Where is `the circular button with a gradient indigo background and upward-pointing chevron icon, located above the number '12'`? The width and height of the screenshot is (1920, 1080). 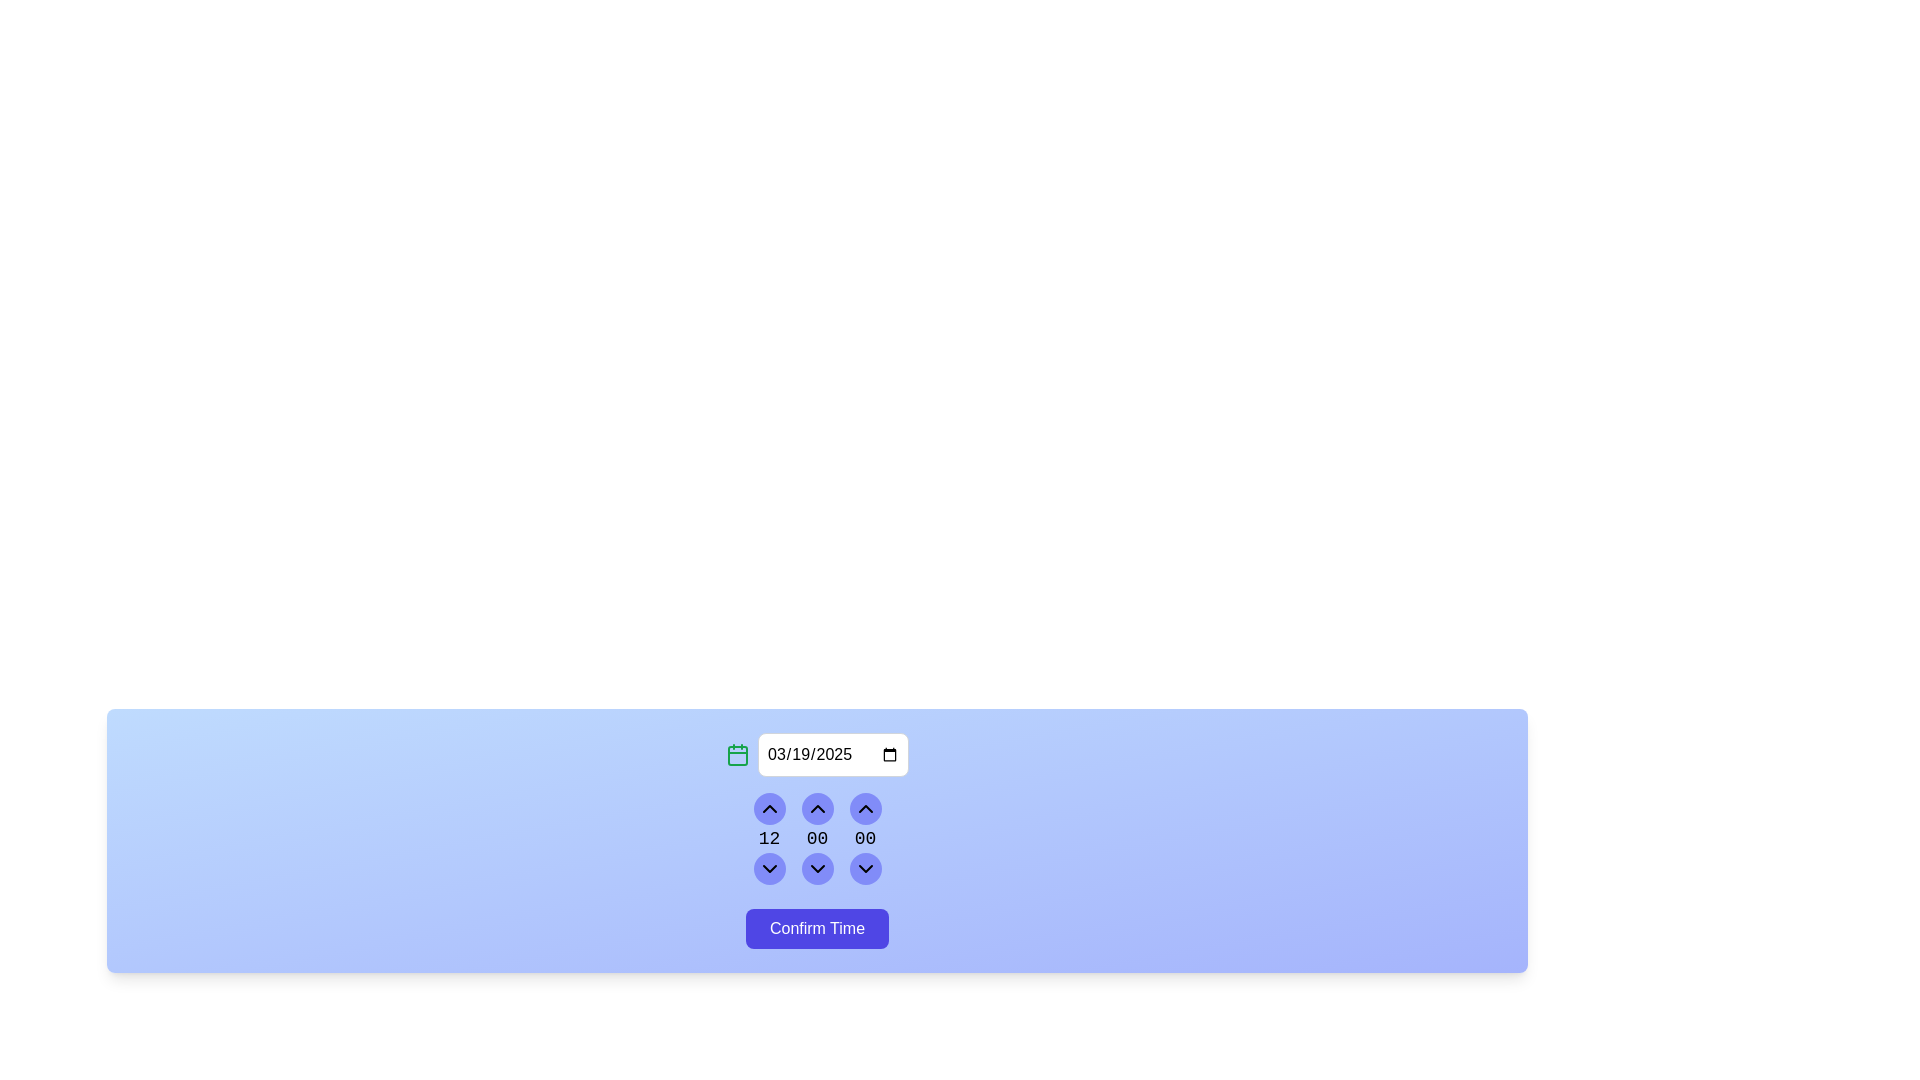
the circular button with a gradient indigo background and upward-pointing chevron icon, located above the number '12' is located at coordinates (768, 808).